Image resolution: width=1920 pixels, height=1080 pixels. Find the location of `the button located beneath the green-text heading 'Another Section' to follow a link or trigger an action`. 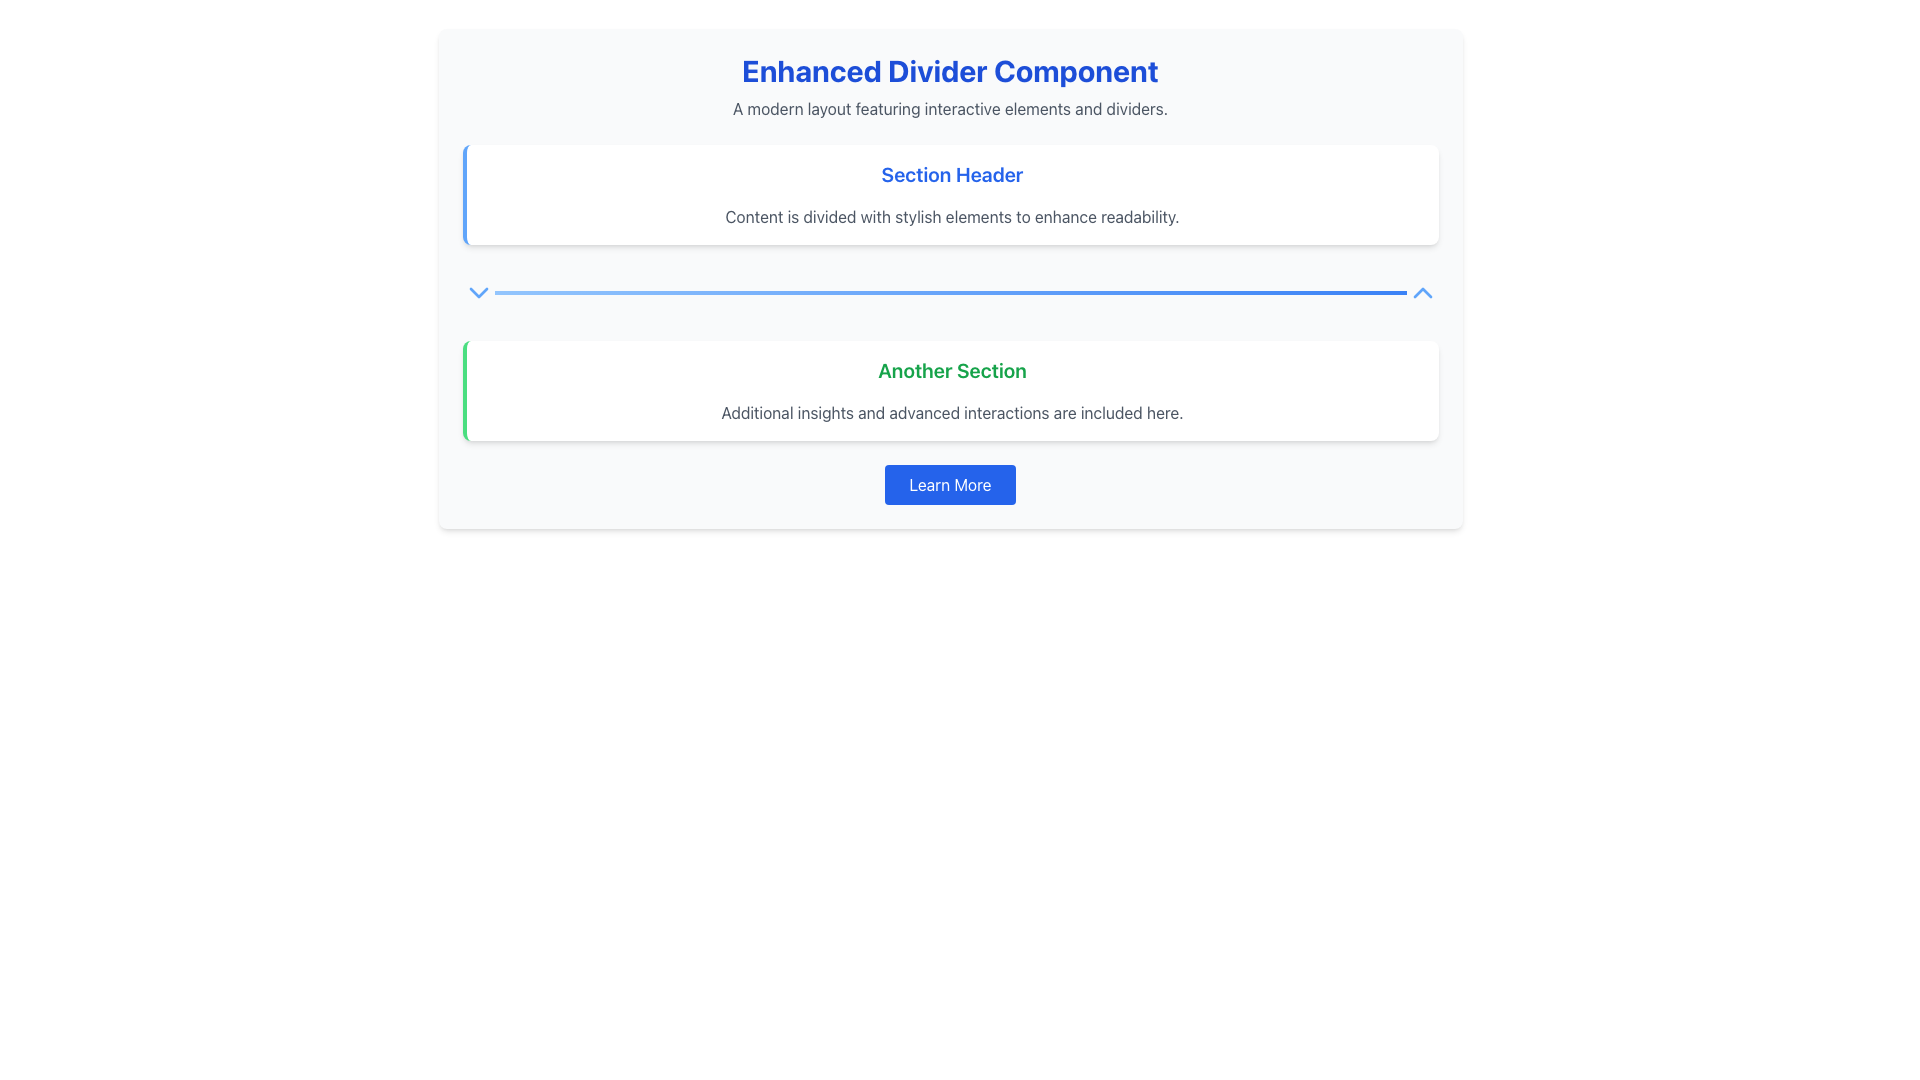

the button located beneath the green-text heading 'Another Section' to follow a link or trigger an action is located at coordinates (949, 485).